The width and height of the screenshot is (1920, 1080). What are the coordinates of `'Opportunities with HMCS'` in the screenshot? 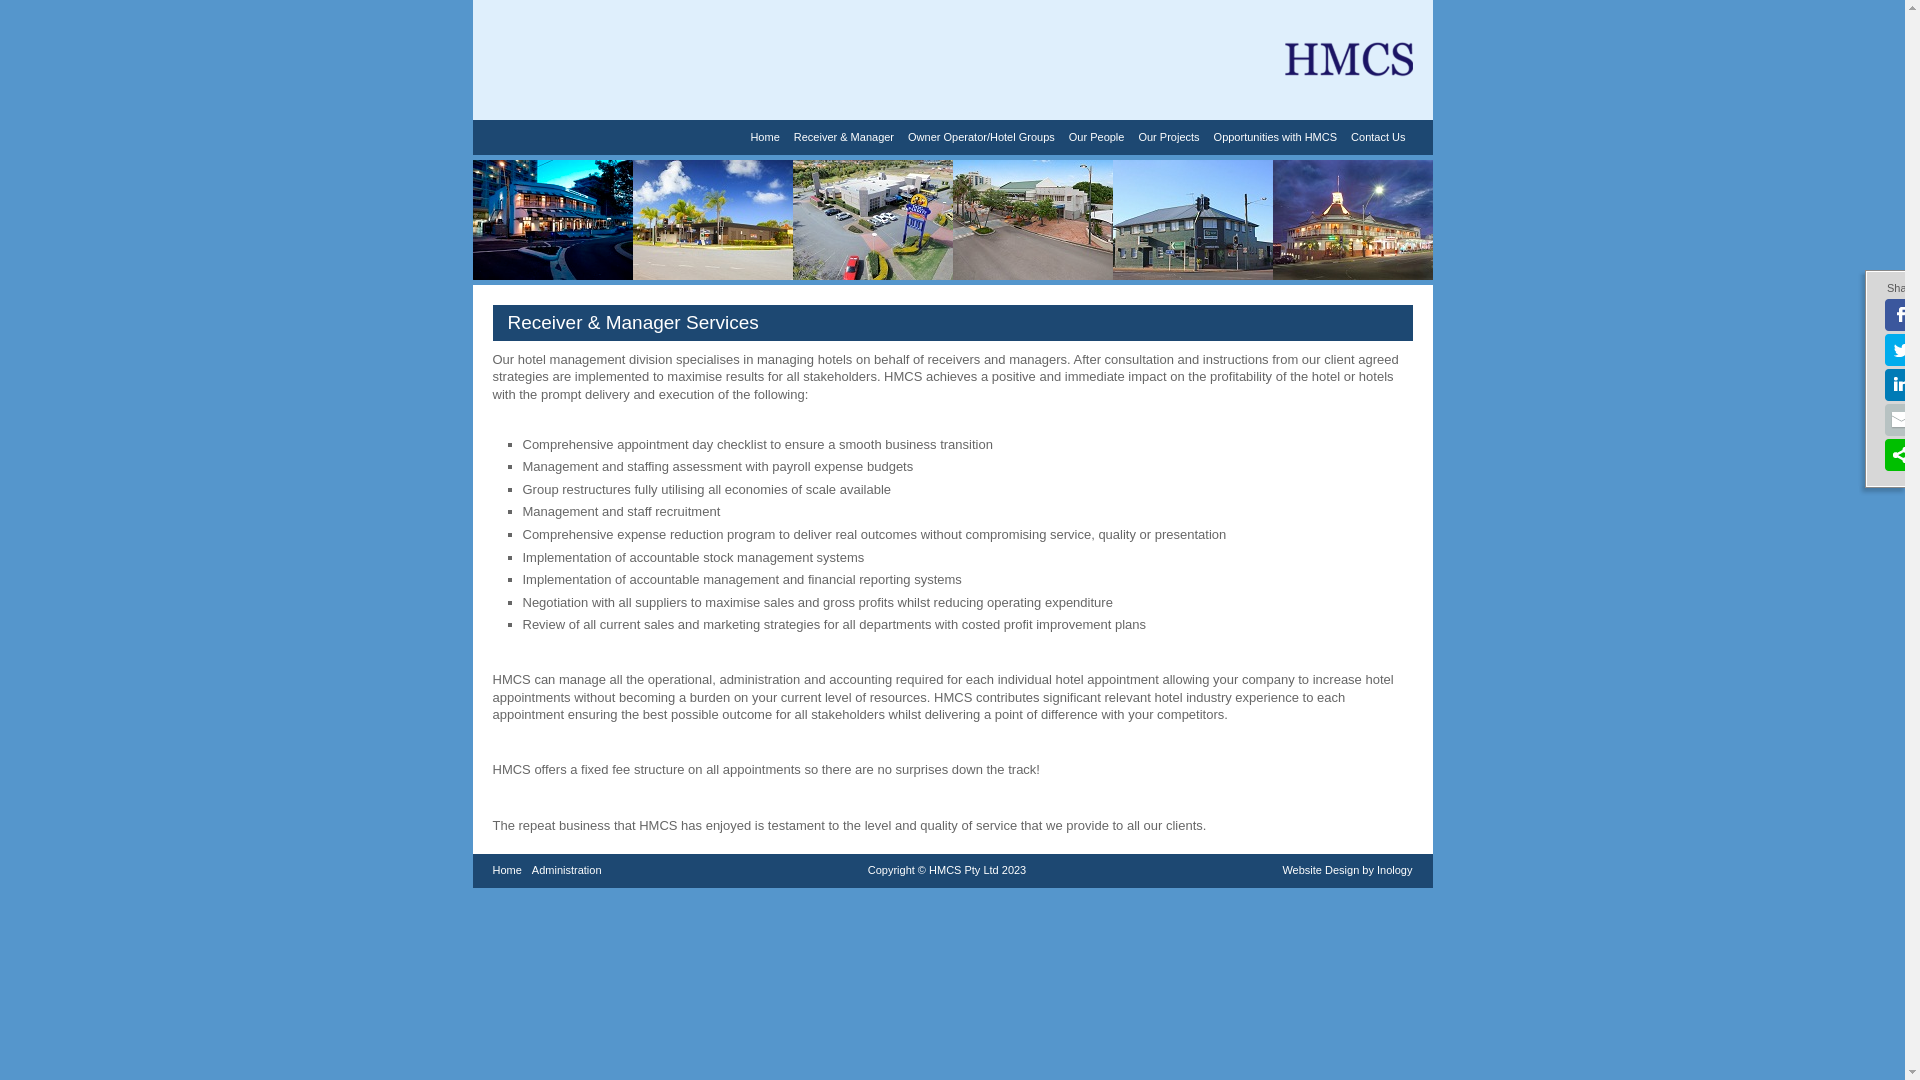 It's located at (1275, 136).